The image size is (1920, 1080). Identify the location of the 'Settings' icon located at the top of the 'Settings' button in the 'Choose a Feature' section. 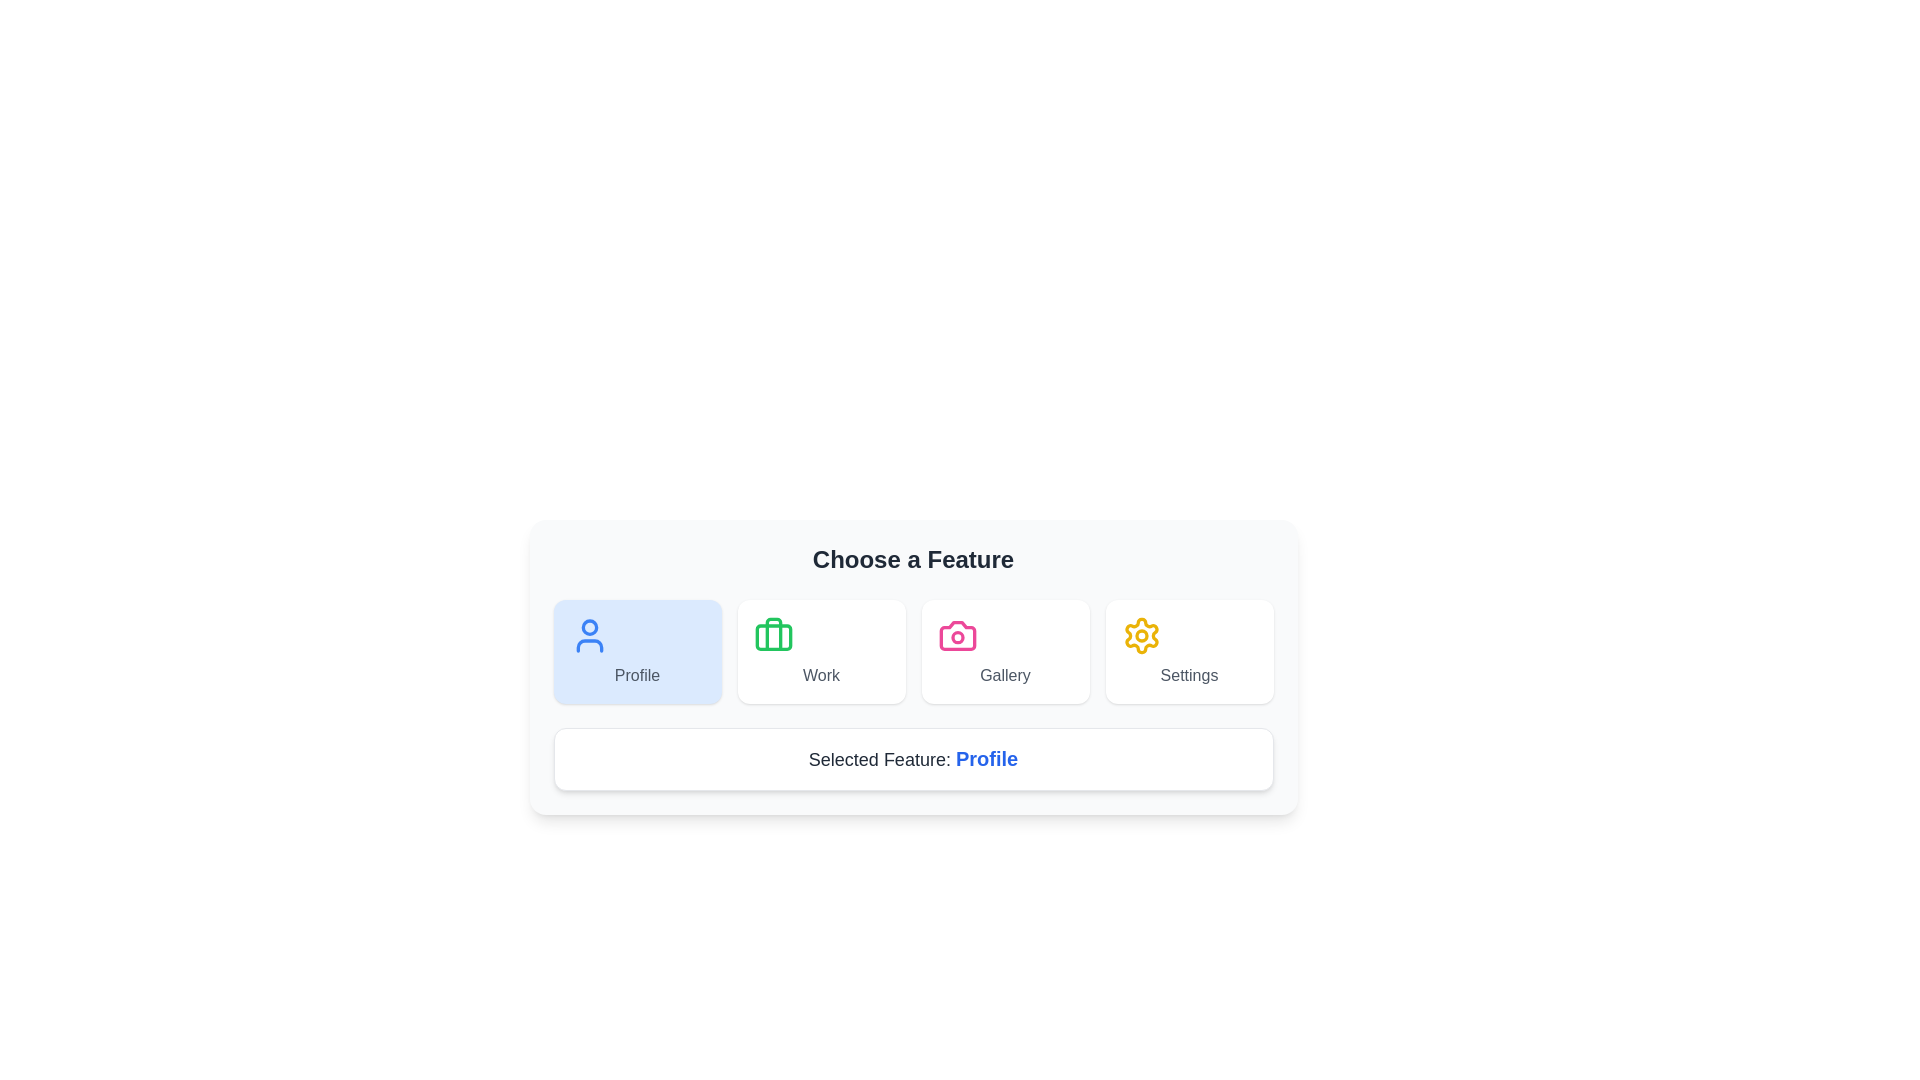
(1141, 636).